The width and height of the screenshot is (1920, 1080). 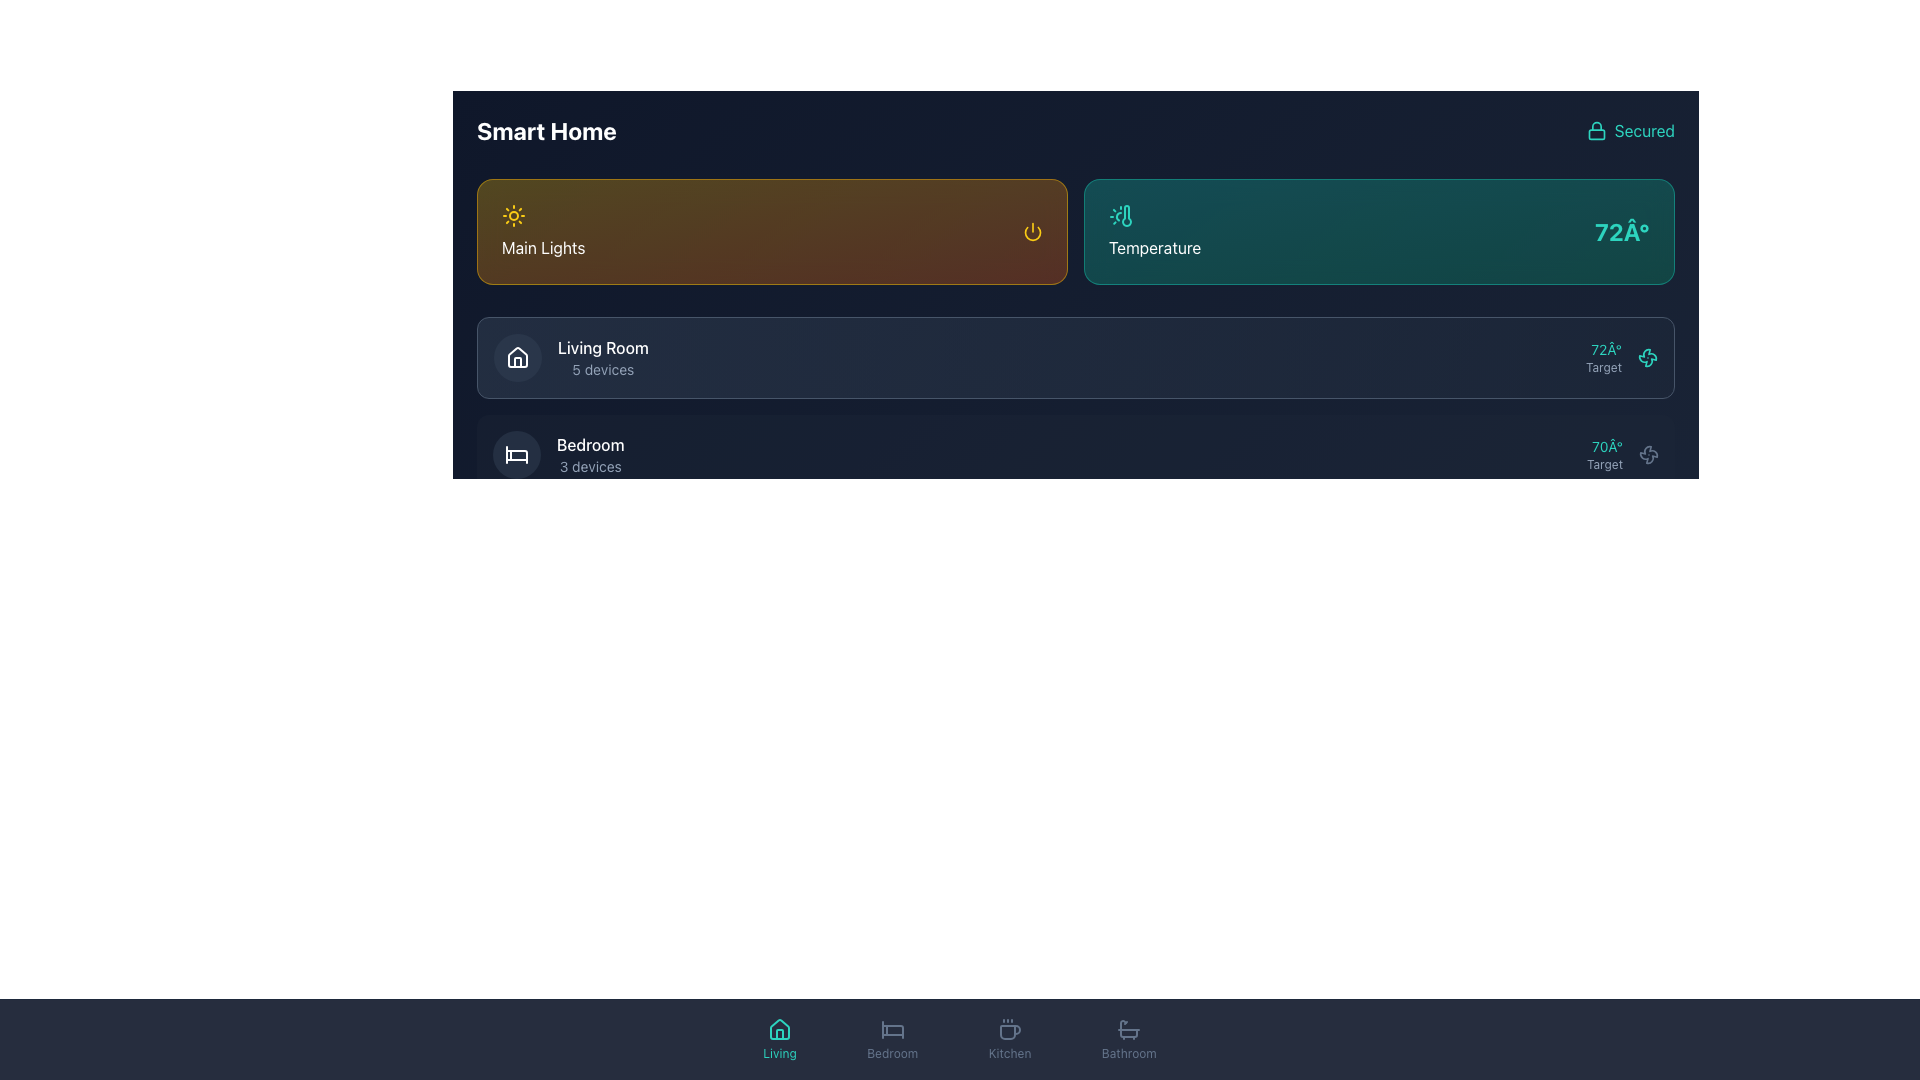 What do you see at coordinates (1032, 230) in the screenshot?
I see `the icon button located at the far-right end of the brown rectangular area labeled 'Main Lights'` at bounding box center [1032, 230].